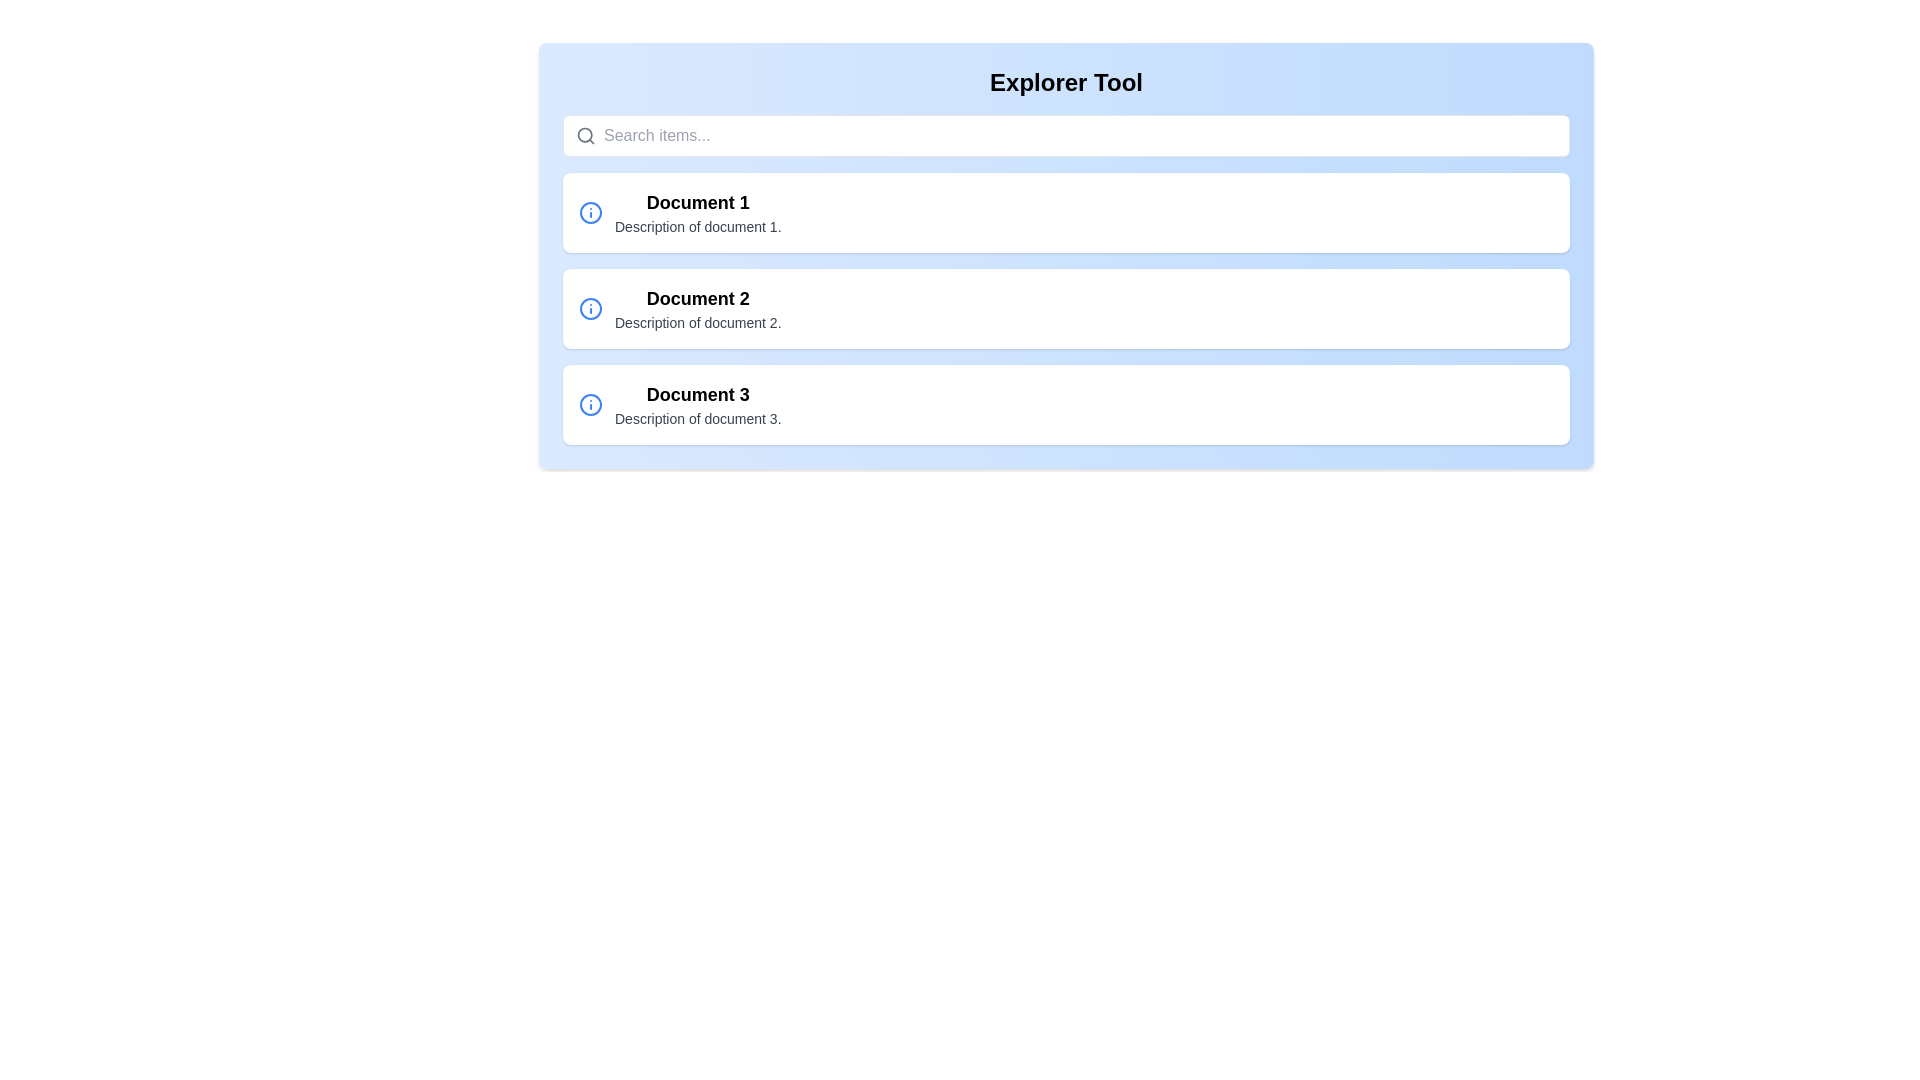 The height and width of the screenshot is (1080, 1920). I want to click on the circular icon with a blue hue located to the left of the 'Document 2' list item, which has a smaller circle near its center, so click(589, 308).